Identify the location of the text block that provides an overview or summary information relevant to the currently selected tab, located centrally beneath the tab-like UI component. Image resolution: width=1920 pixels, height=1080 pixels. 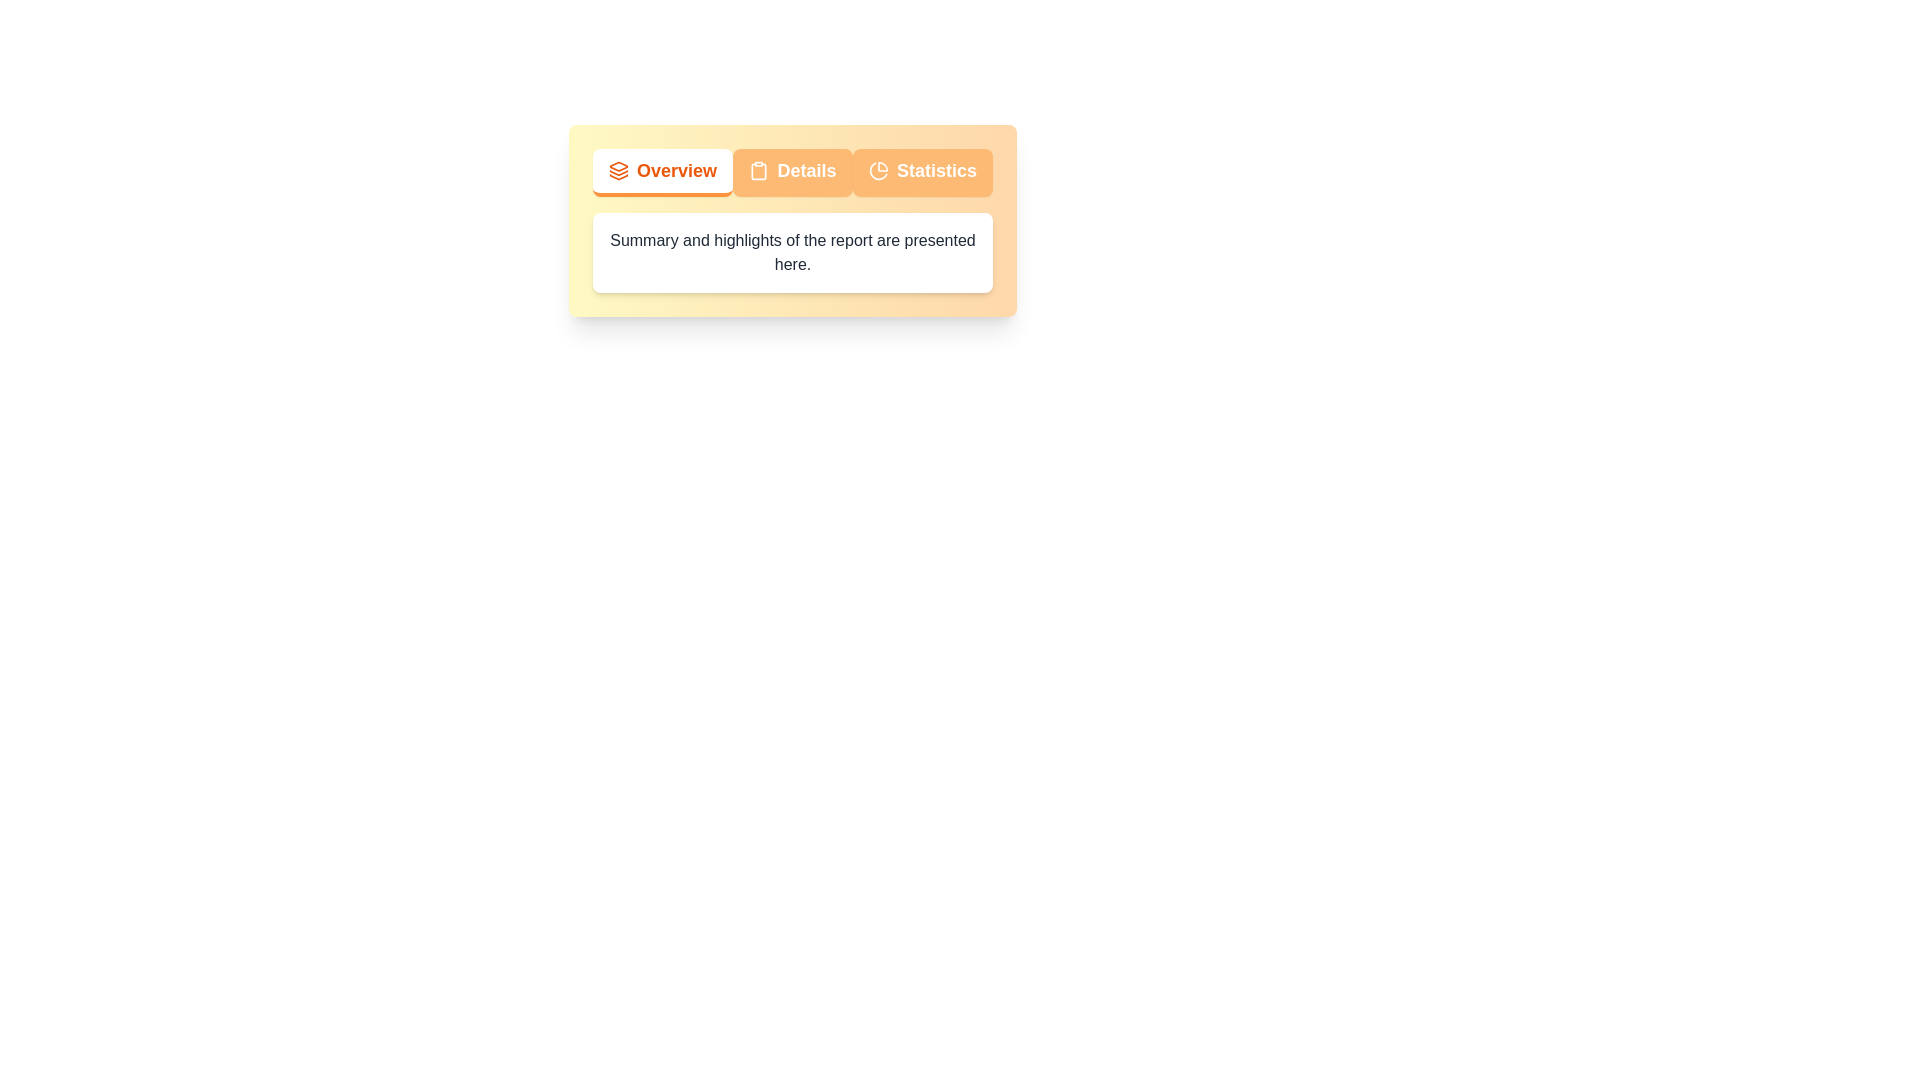
(791, 252).